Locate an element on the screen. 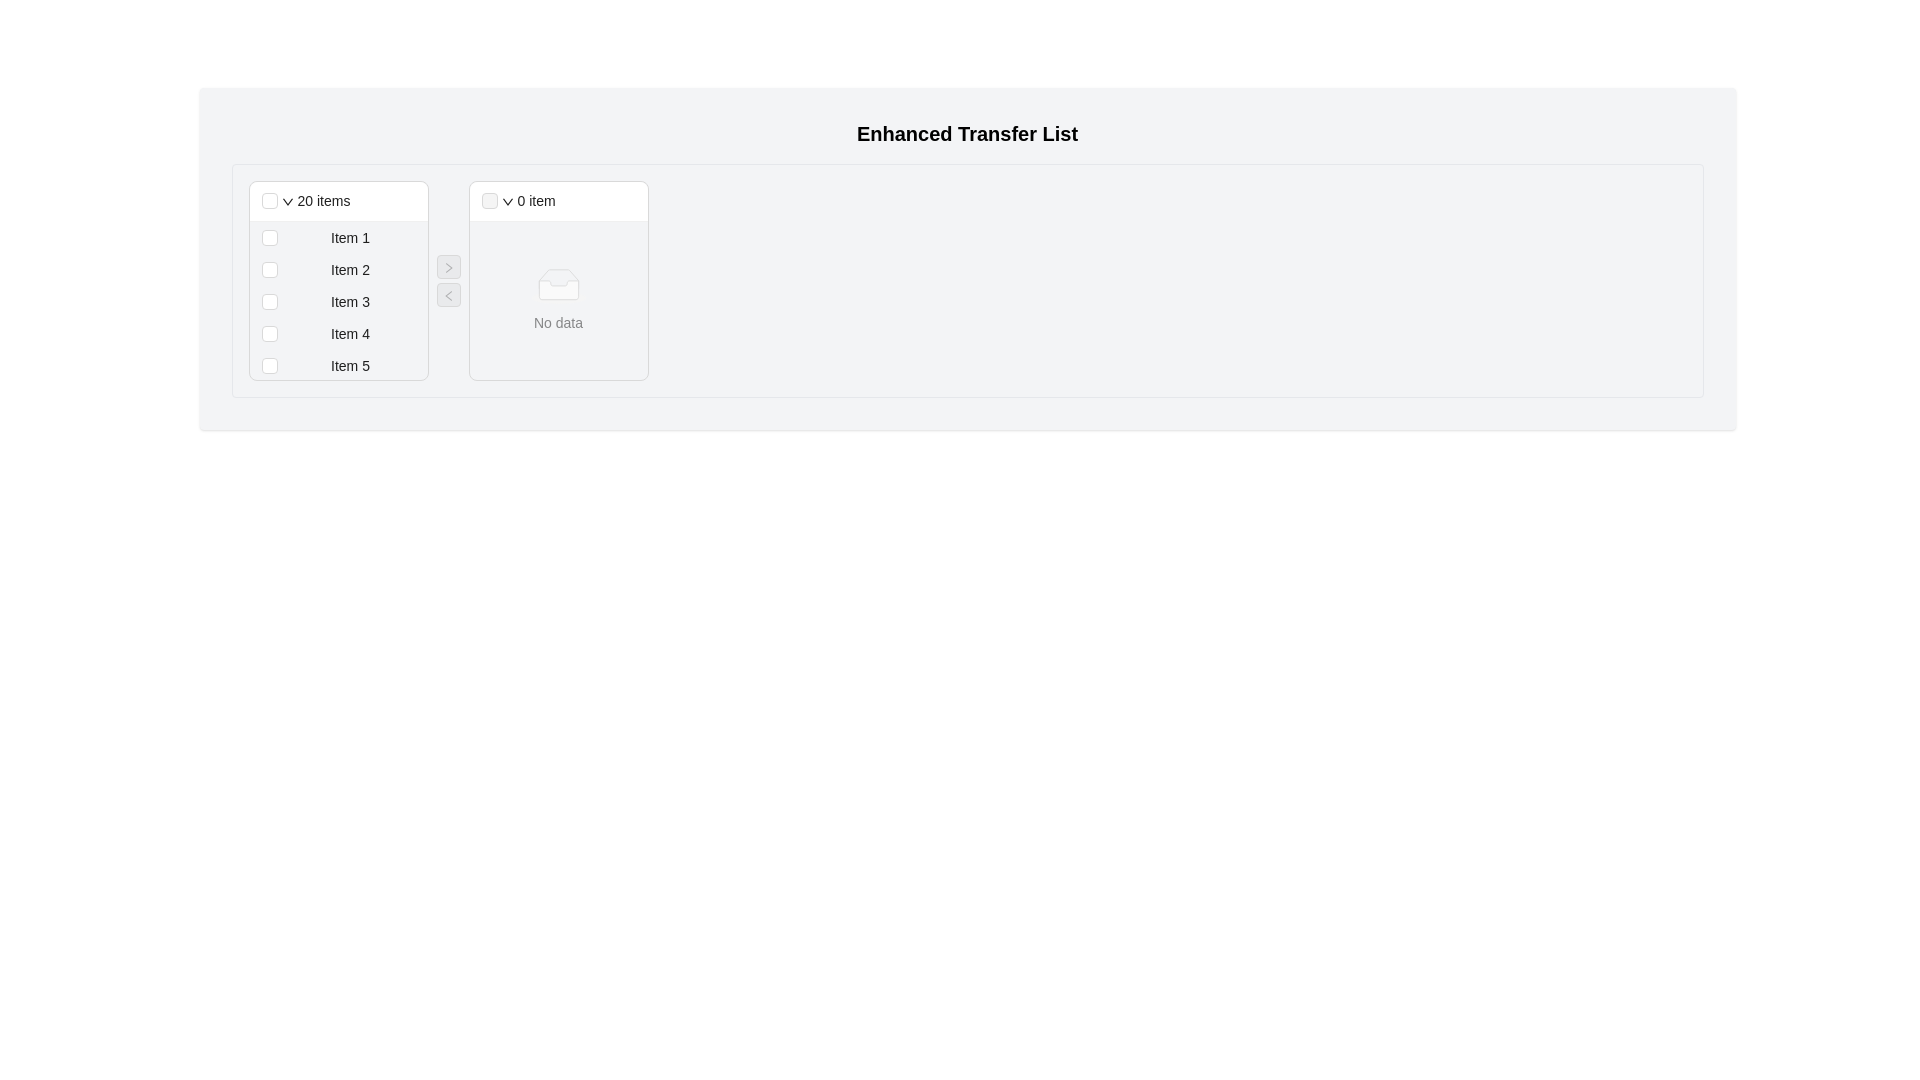 The height and width of the screenshot is (1080, 1920). an entry in the selectable list component located in the left section of the interface is located at coordinates (338, 281).